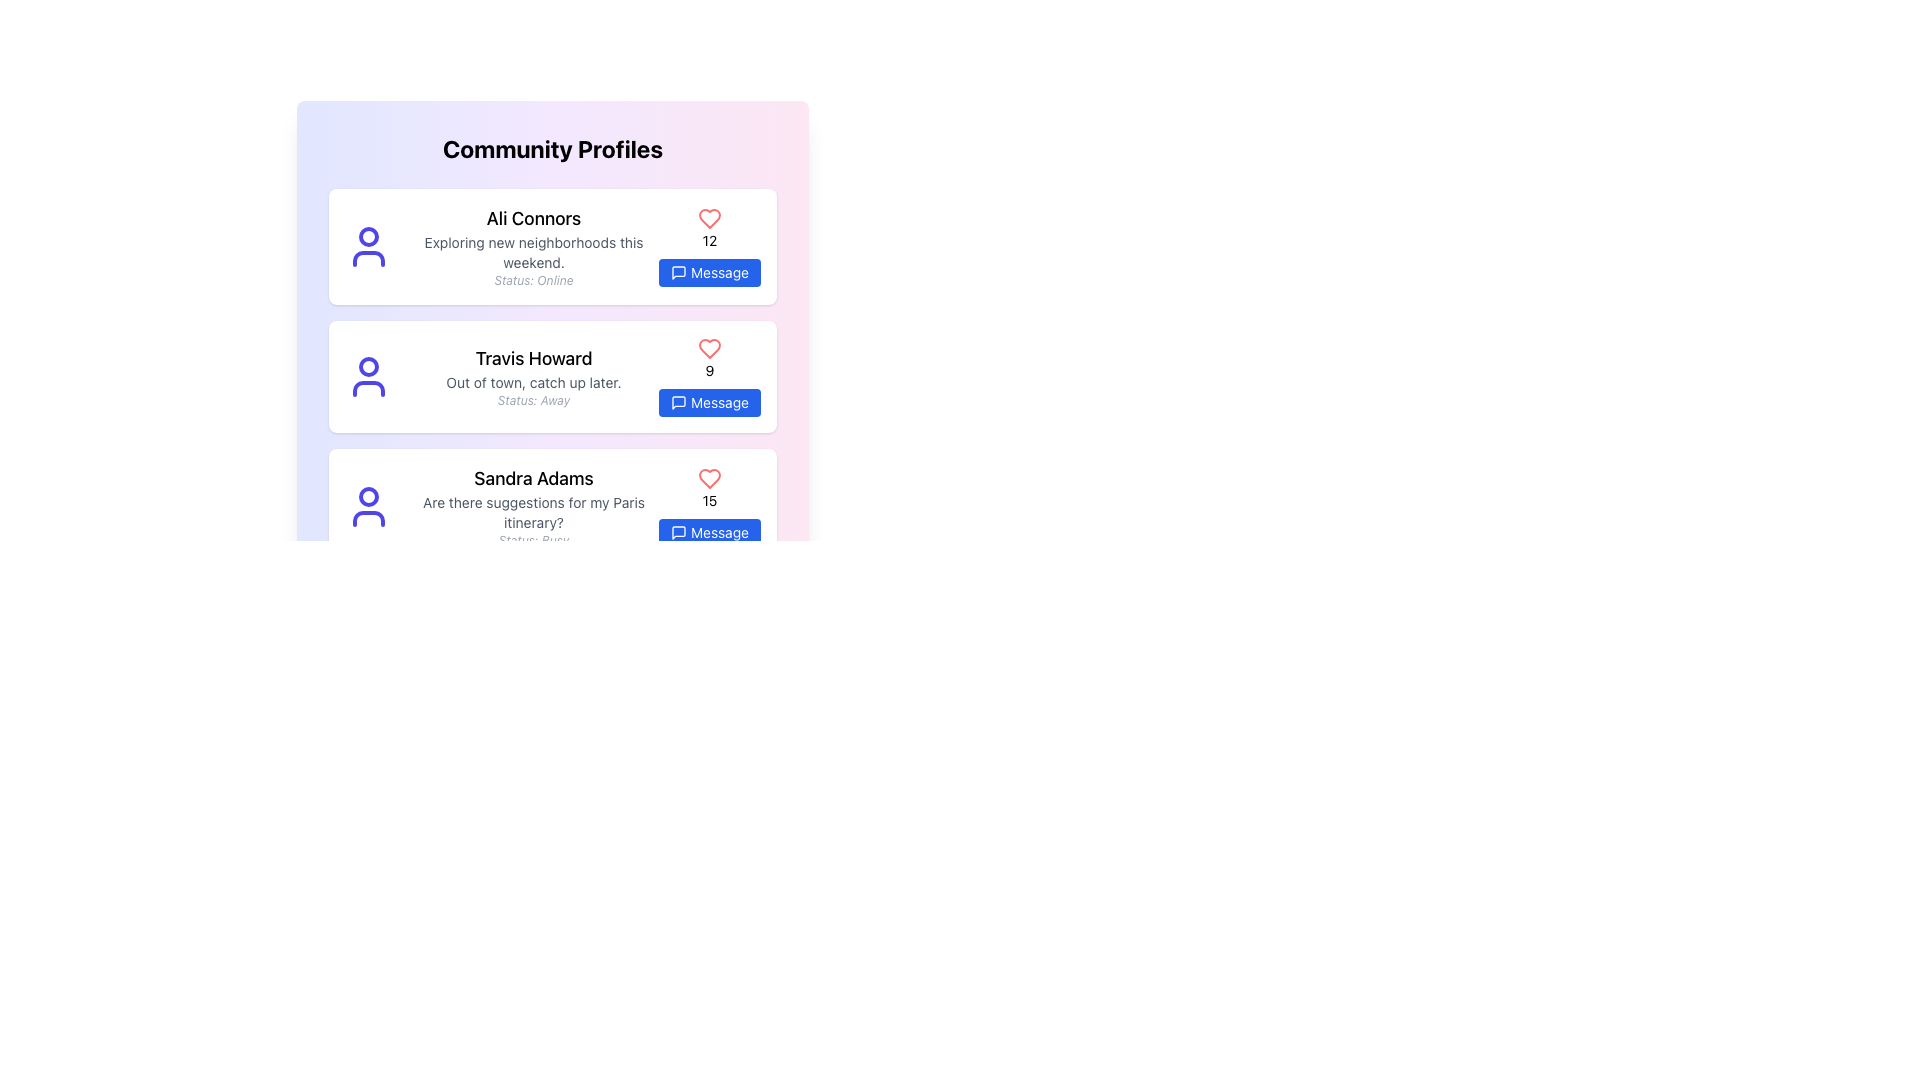 This screenshot has width=1920, height=1080. I want to click on the Static Text element displaying the number '15', which is located below the red heart icon in the user profile summary, so click(710, 500).